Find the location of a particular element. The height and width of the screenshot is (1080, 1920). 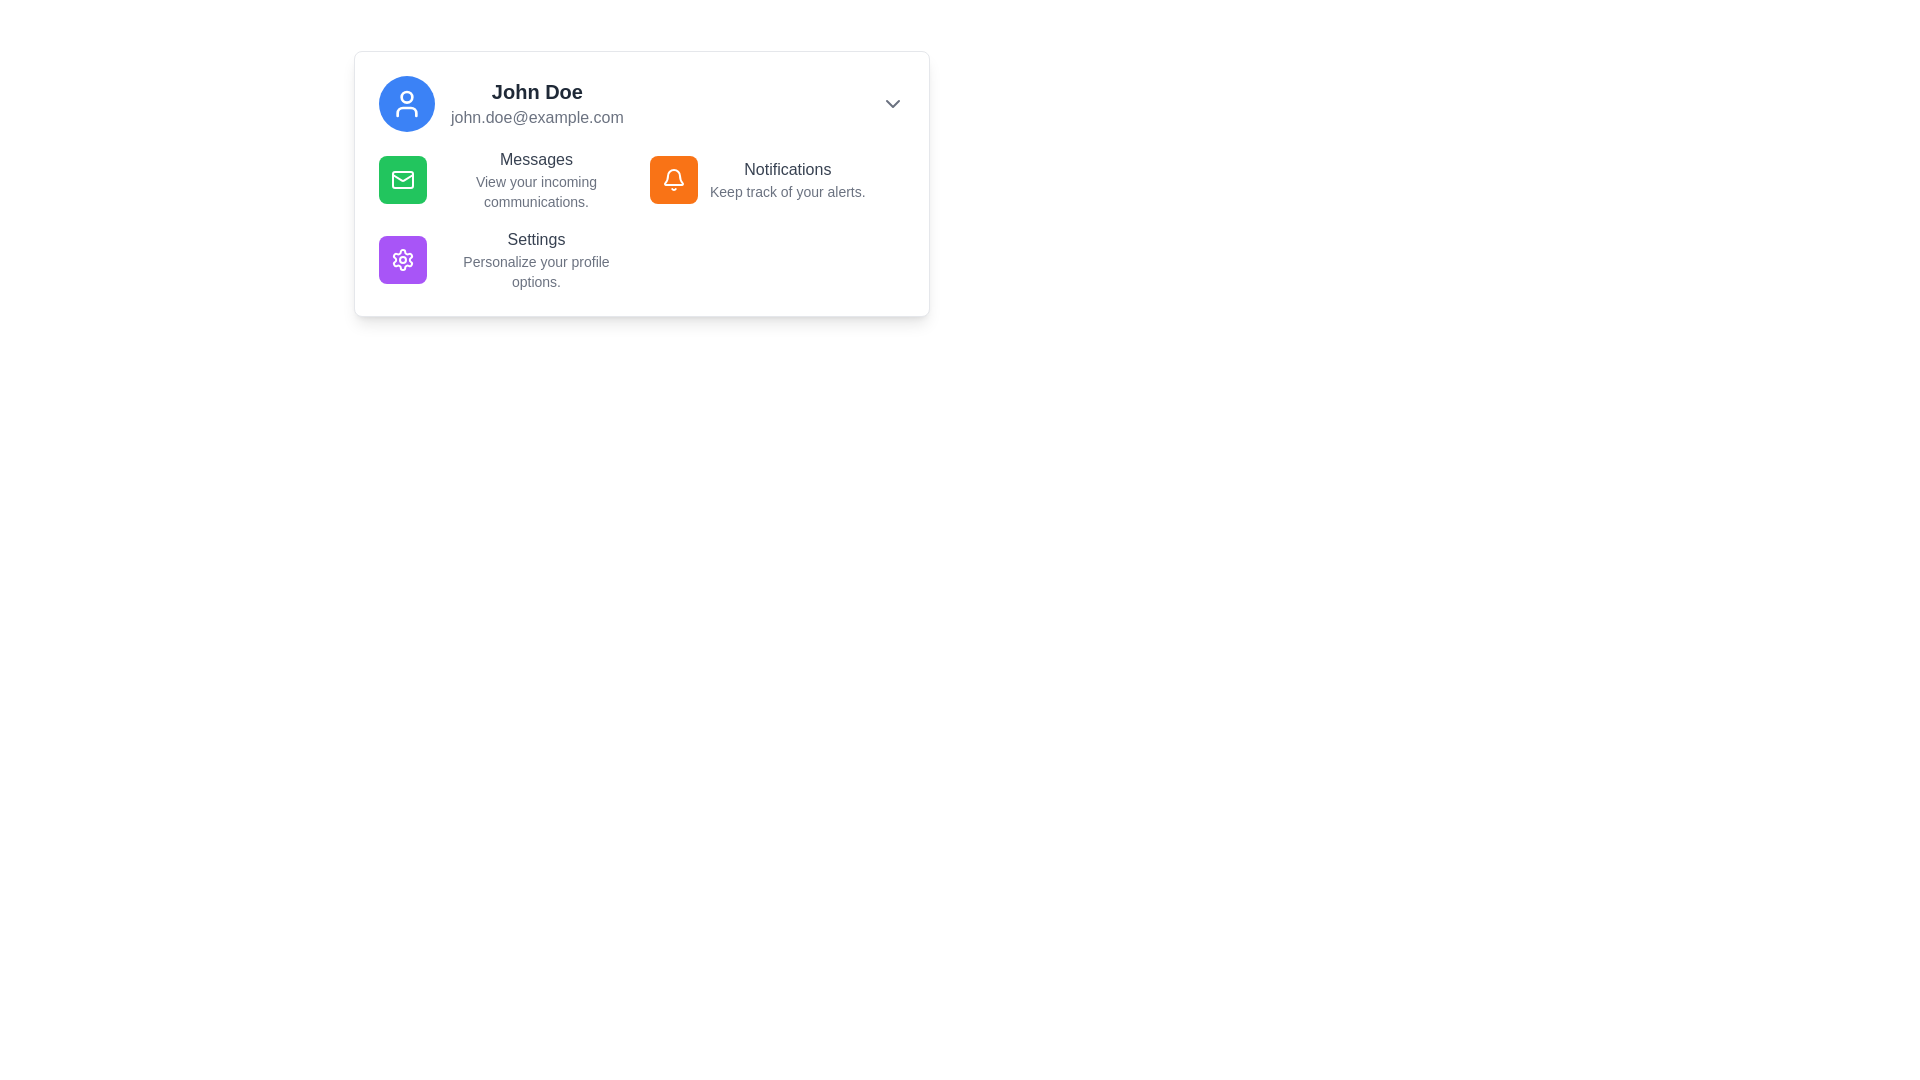

the static informational text located below the 'Notifications' section heading, which provides additional information about its function is located at coordinates (786, 192).